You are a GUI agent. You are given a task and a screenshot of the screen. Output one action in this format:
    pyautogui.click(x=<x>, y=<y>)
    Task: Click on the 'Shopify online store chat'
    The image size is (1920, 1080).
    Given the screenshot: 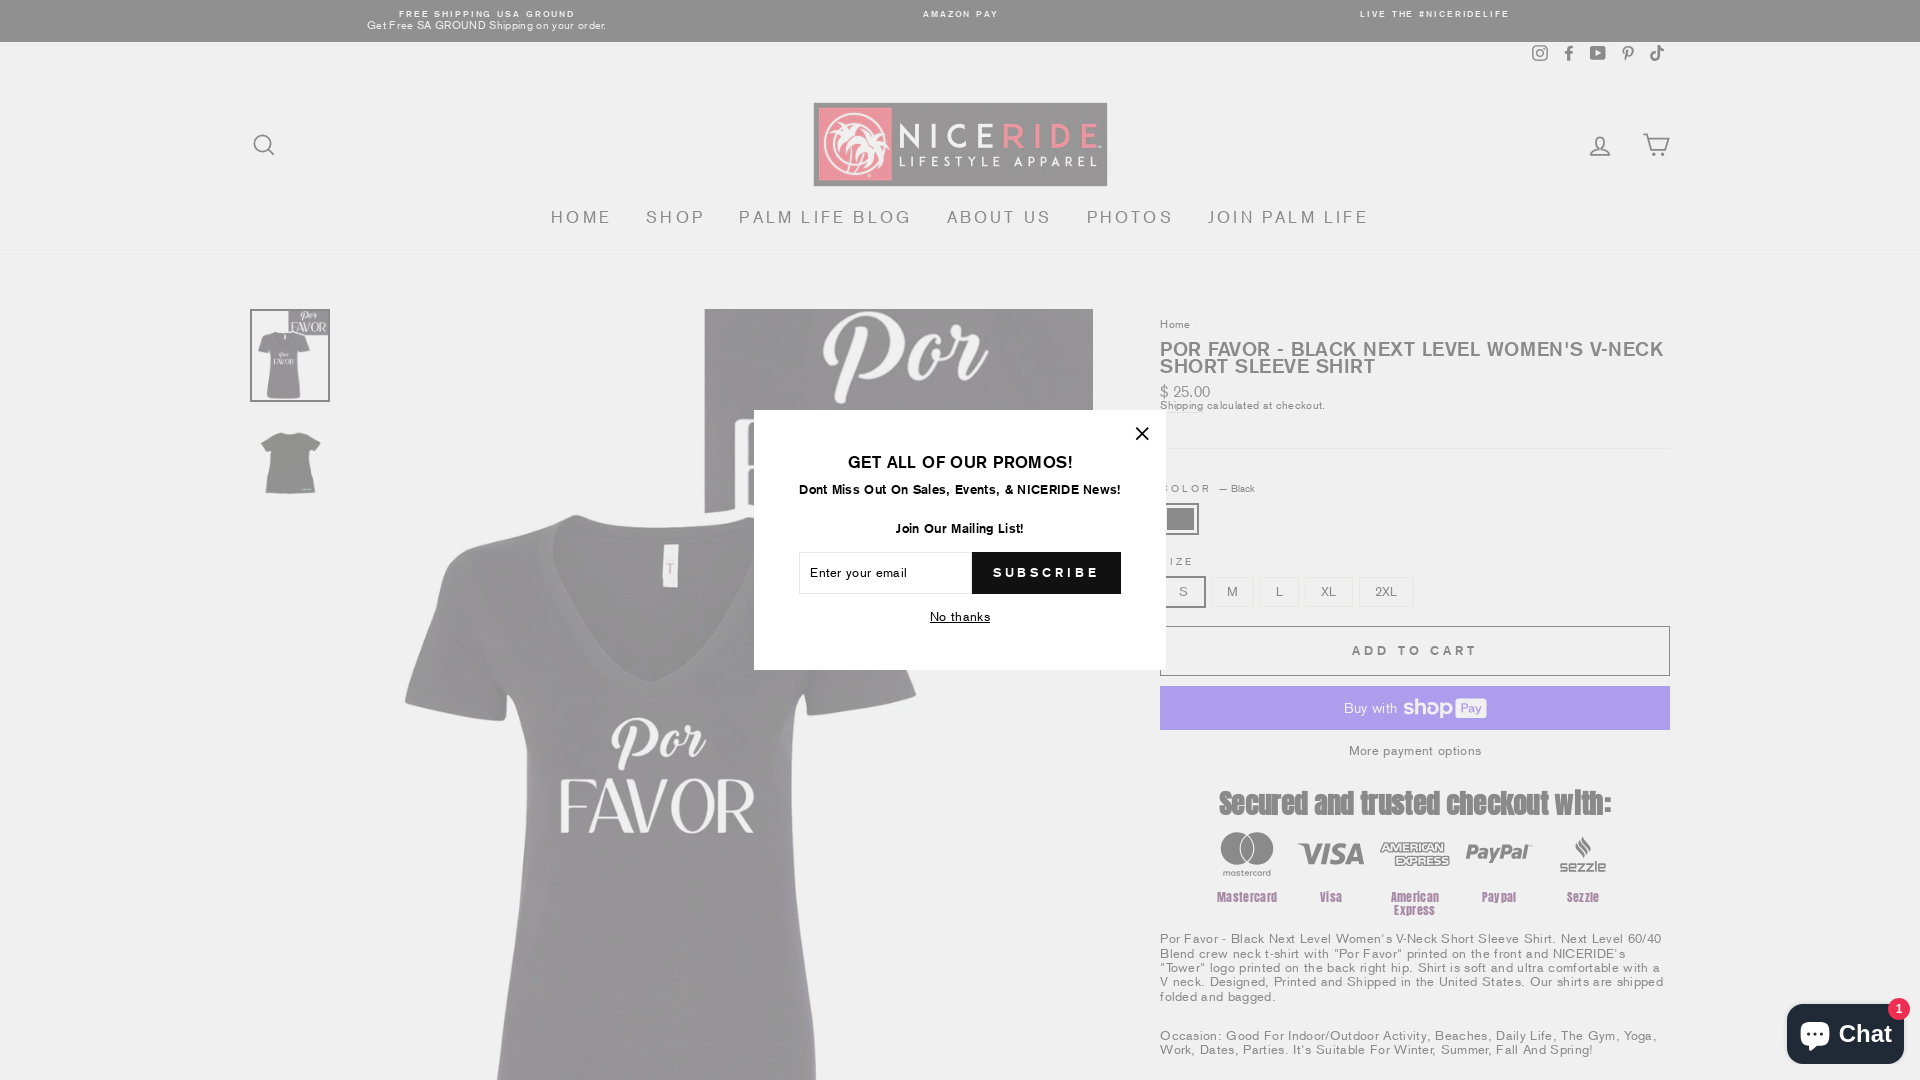 What is the action you would take?
    pyautogui.click(x=1844, y=1029)
    